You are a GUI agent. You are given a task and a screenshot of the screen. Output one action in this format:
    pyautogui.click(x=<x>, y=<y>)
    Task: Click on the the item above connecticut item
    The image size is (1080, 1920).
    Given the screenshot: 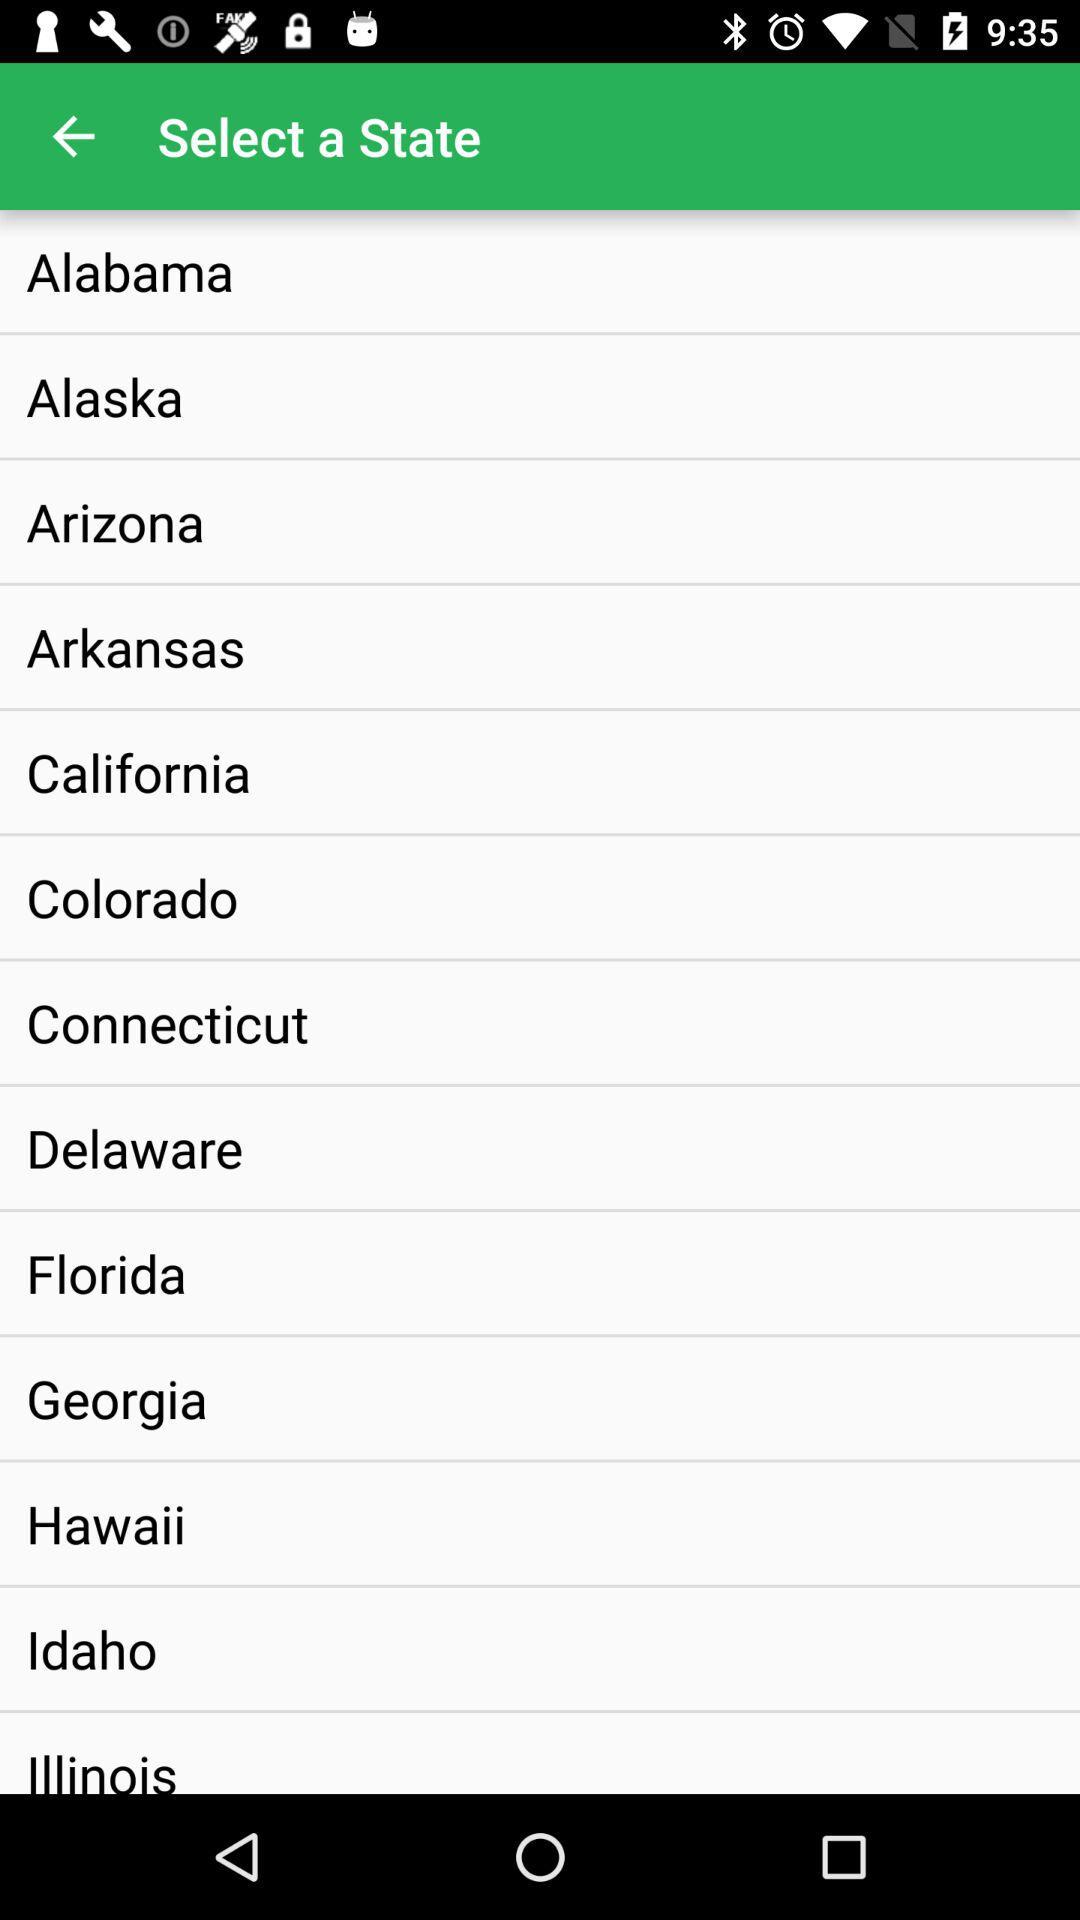 What is the action you would take?
    pyautogui.click(x=132, y=896)
    